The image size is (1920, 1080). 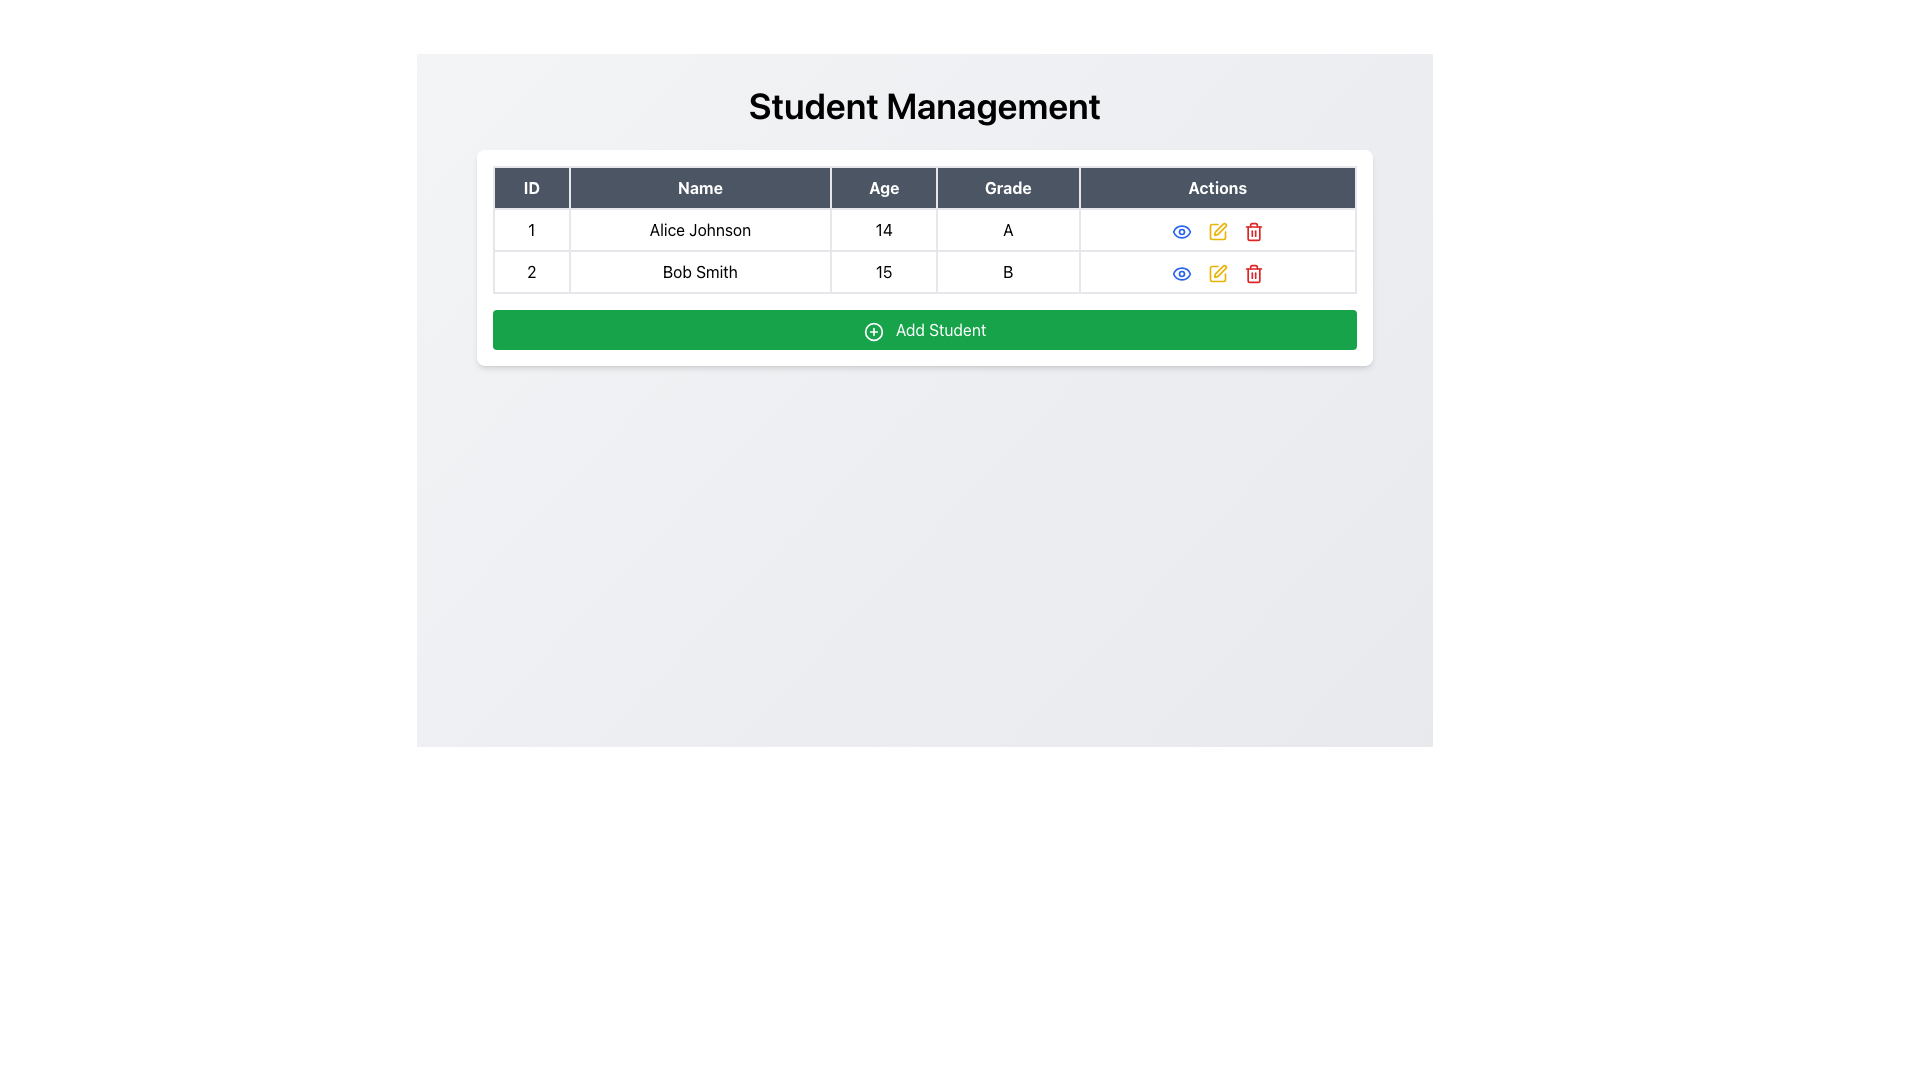 I want to click on the static text element displaying the grade of student 'Bob Smith' located in the fourth column of the second row of the table under the 'Grade' header, so click(x=1008, y=272).